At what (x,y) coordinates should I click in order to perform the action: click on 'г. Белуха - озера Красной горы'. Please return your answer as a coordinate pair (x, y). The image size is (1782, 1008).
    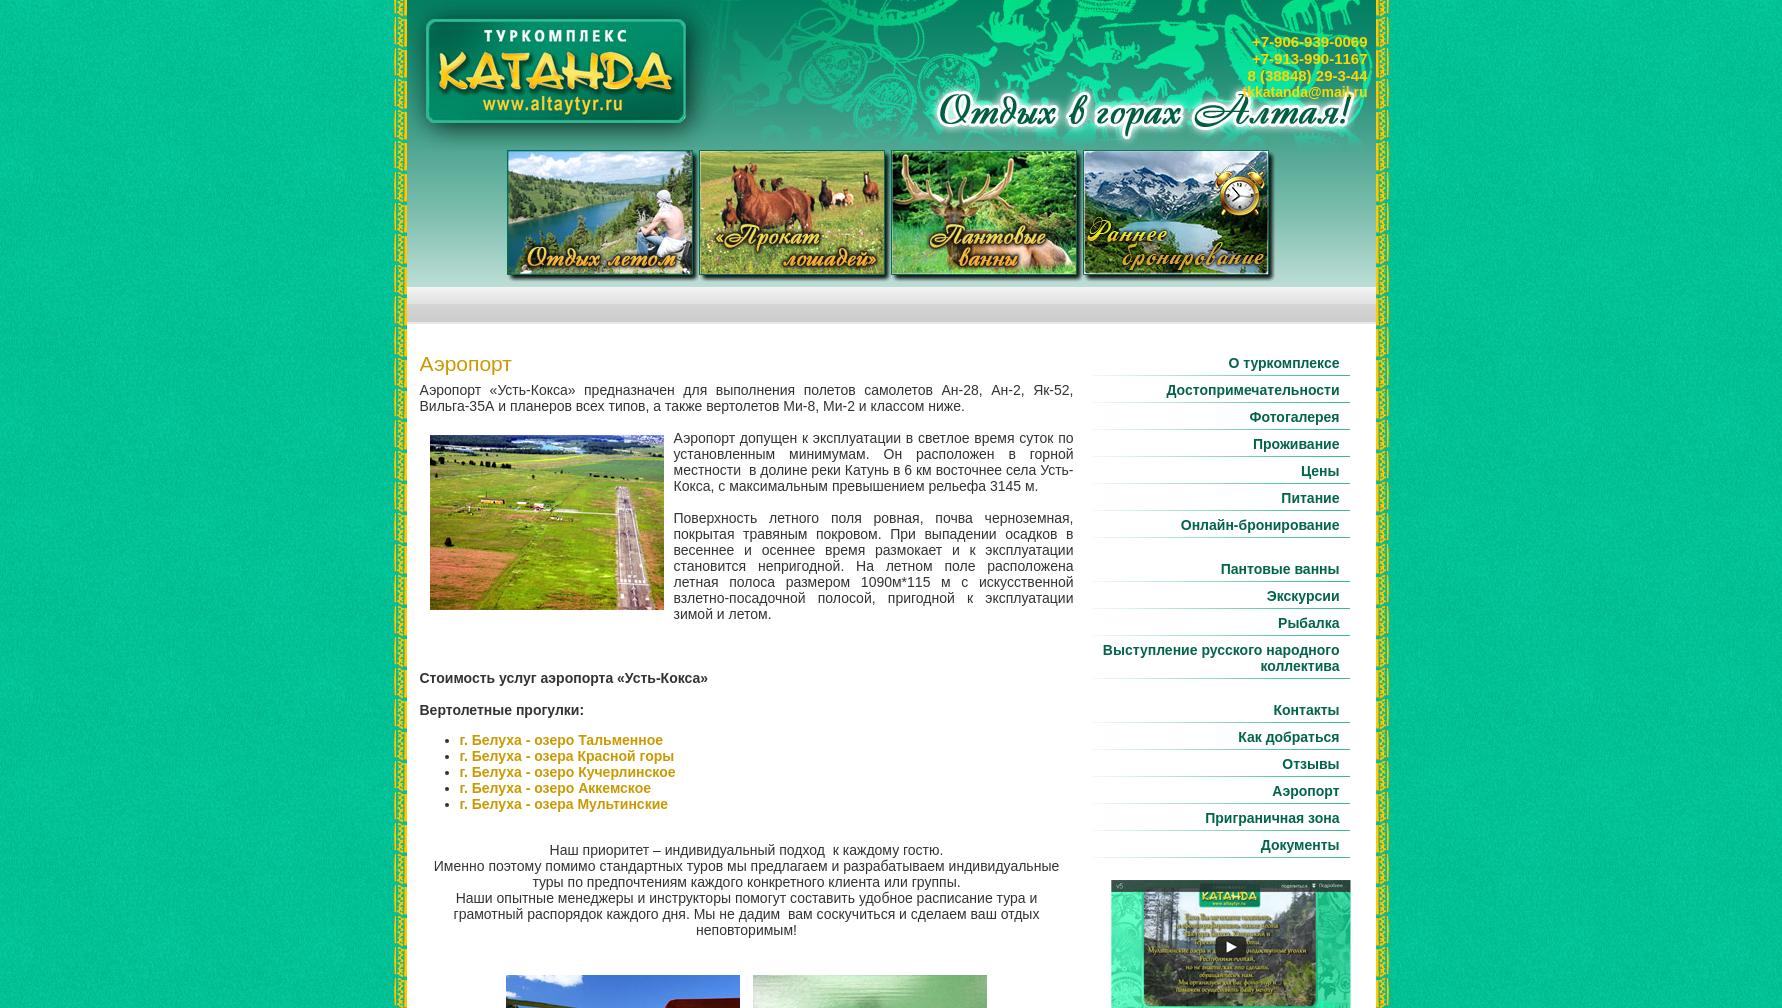
    Looking at the image, I should click on (566, 756).